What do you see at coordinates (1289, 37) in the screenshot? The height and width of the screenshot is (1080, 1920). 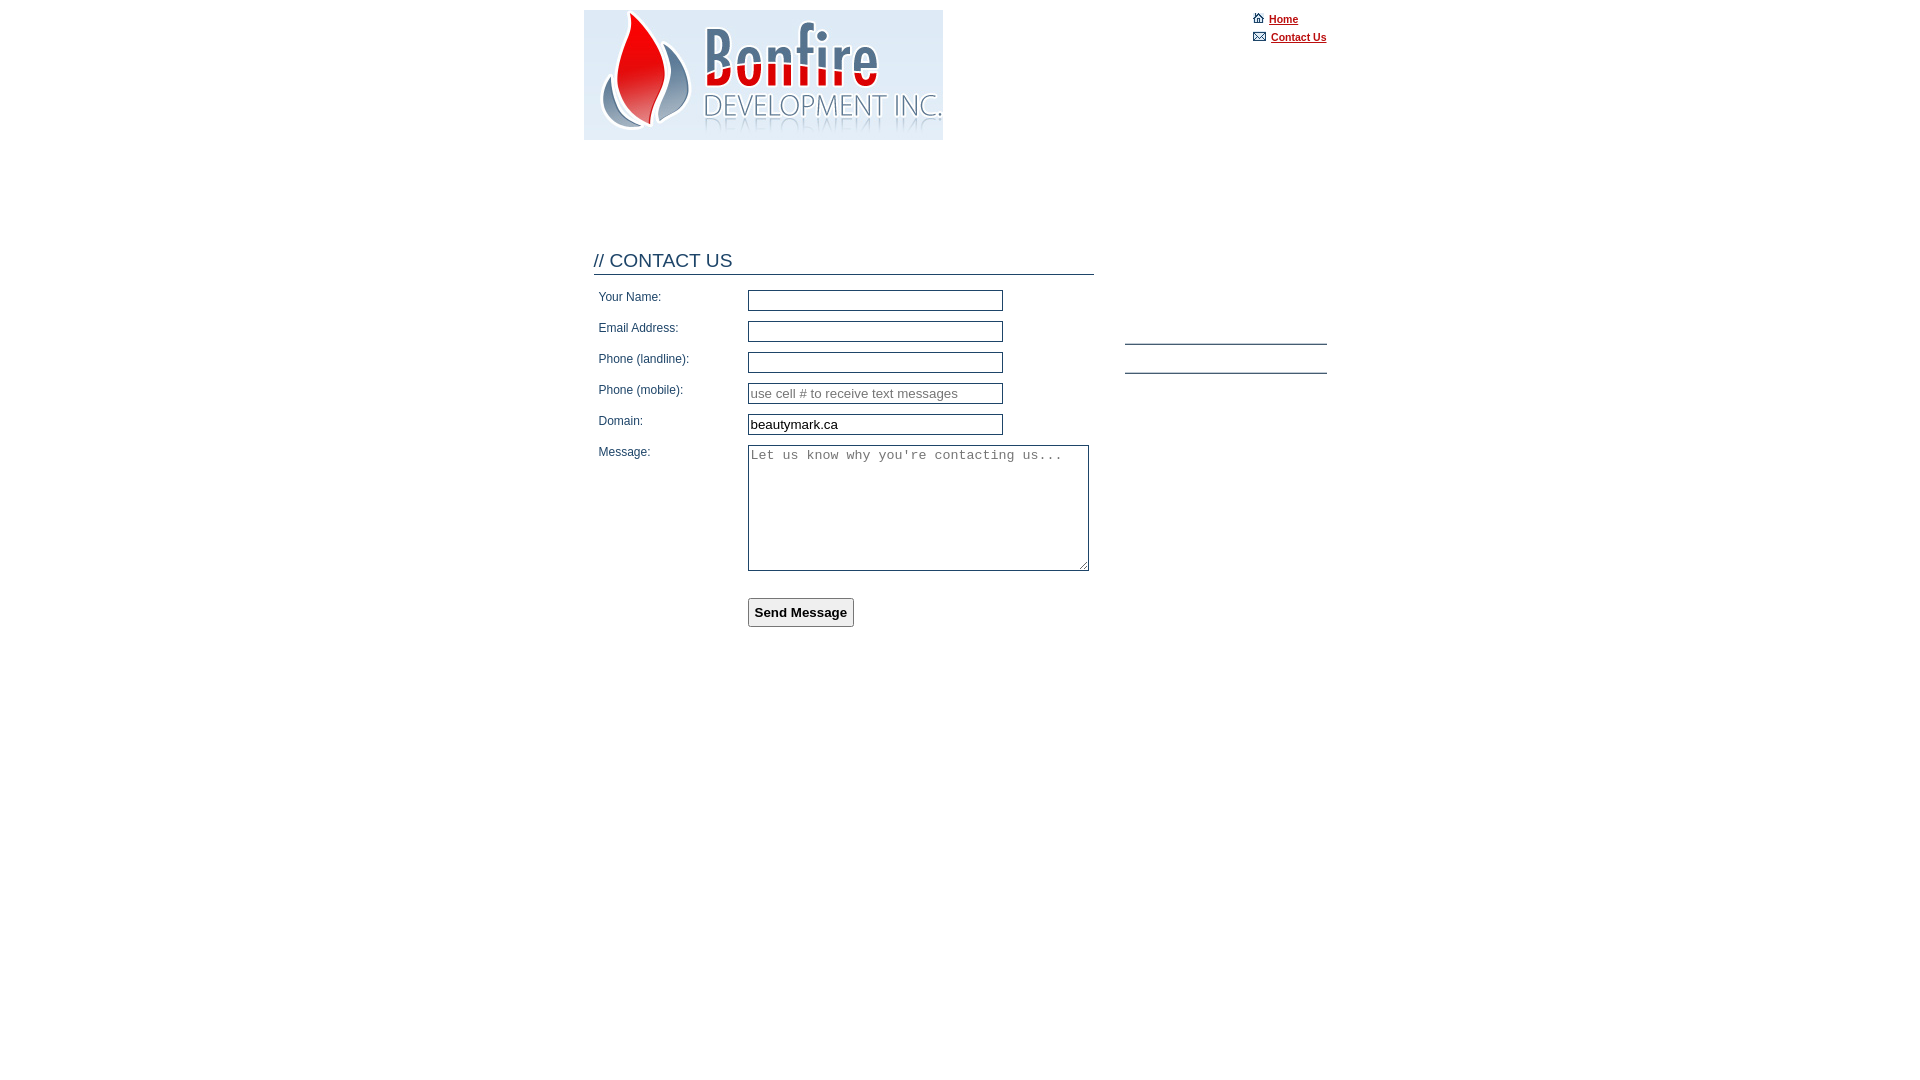 I see `'Contact Us'` at bounding box center [1289, 37].